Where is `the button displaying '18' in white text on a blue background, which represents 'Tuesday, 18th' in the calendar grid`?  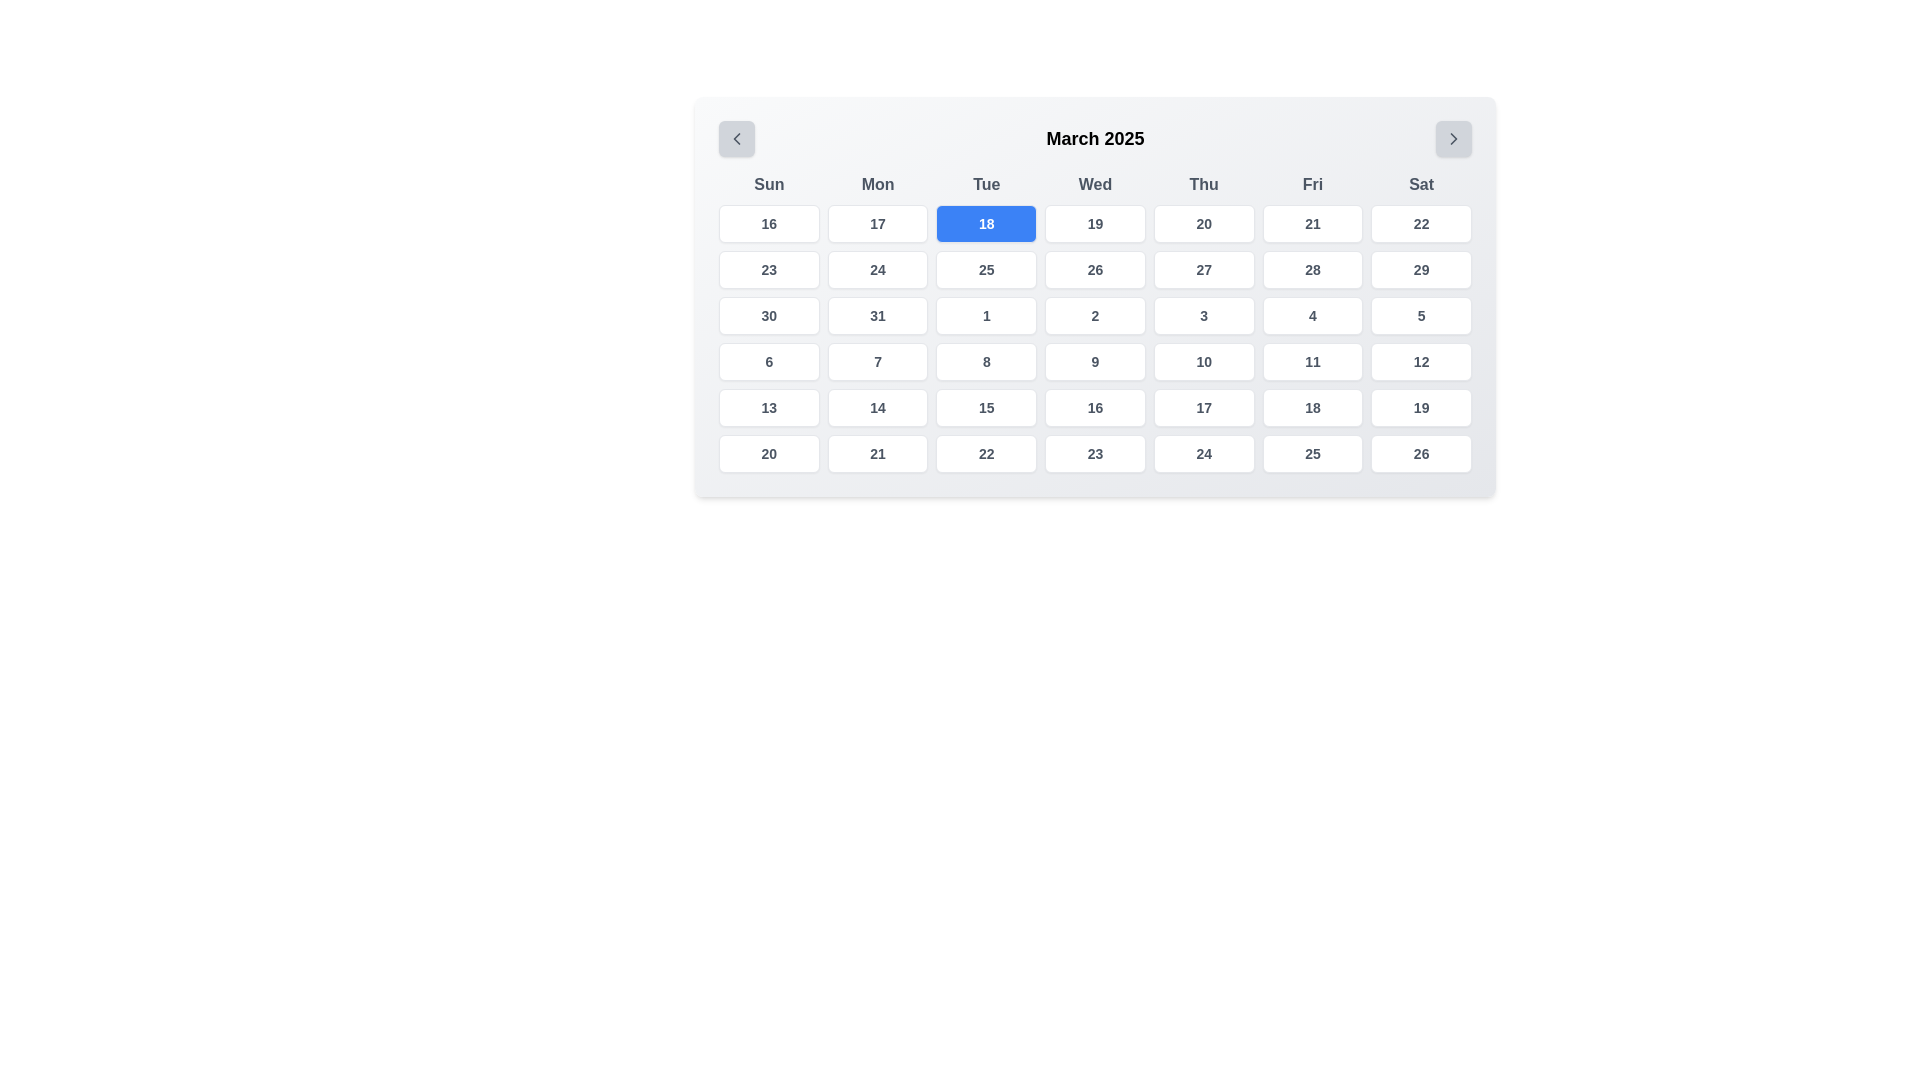 the button displaying '18' in white text on a blue background, which represents 'Tuesday, 18th' in the calendar grid is located at coordinates (986, 223).